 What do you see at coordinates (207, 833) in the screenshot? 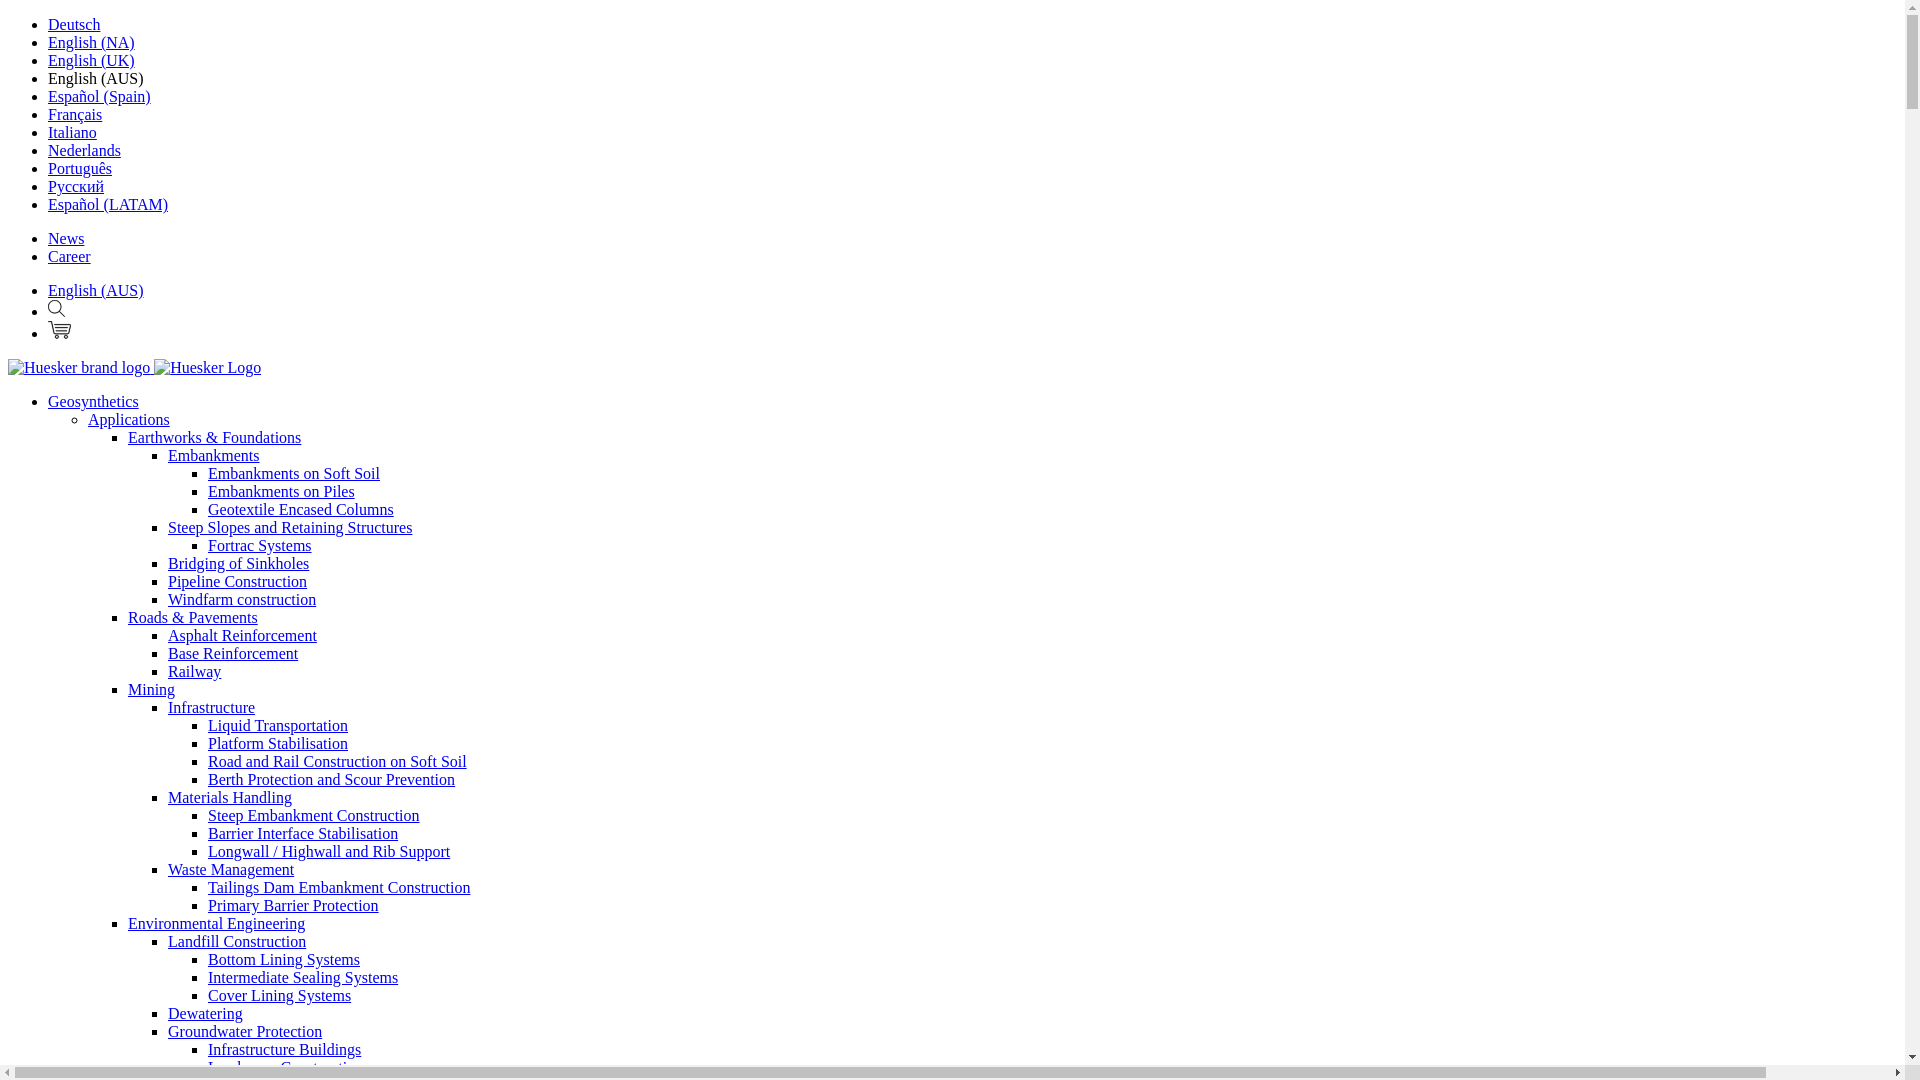
I see `'Barrier Interface Stabilisation'` at bounding box center [207, 833].